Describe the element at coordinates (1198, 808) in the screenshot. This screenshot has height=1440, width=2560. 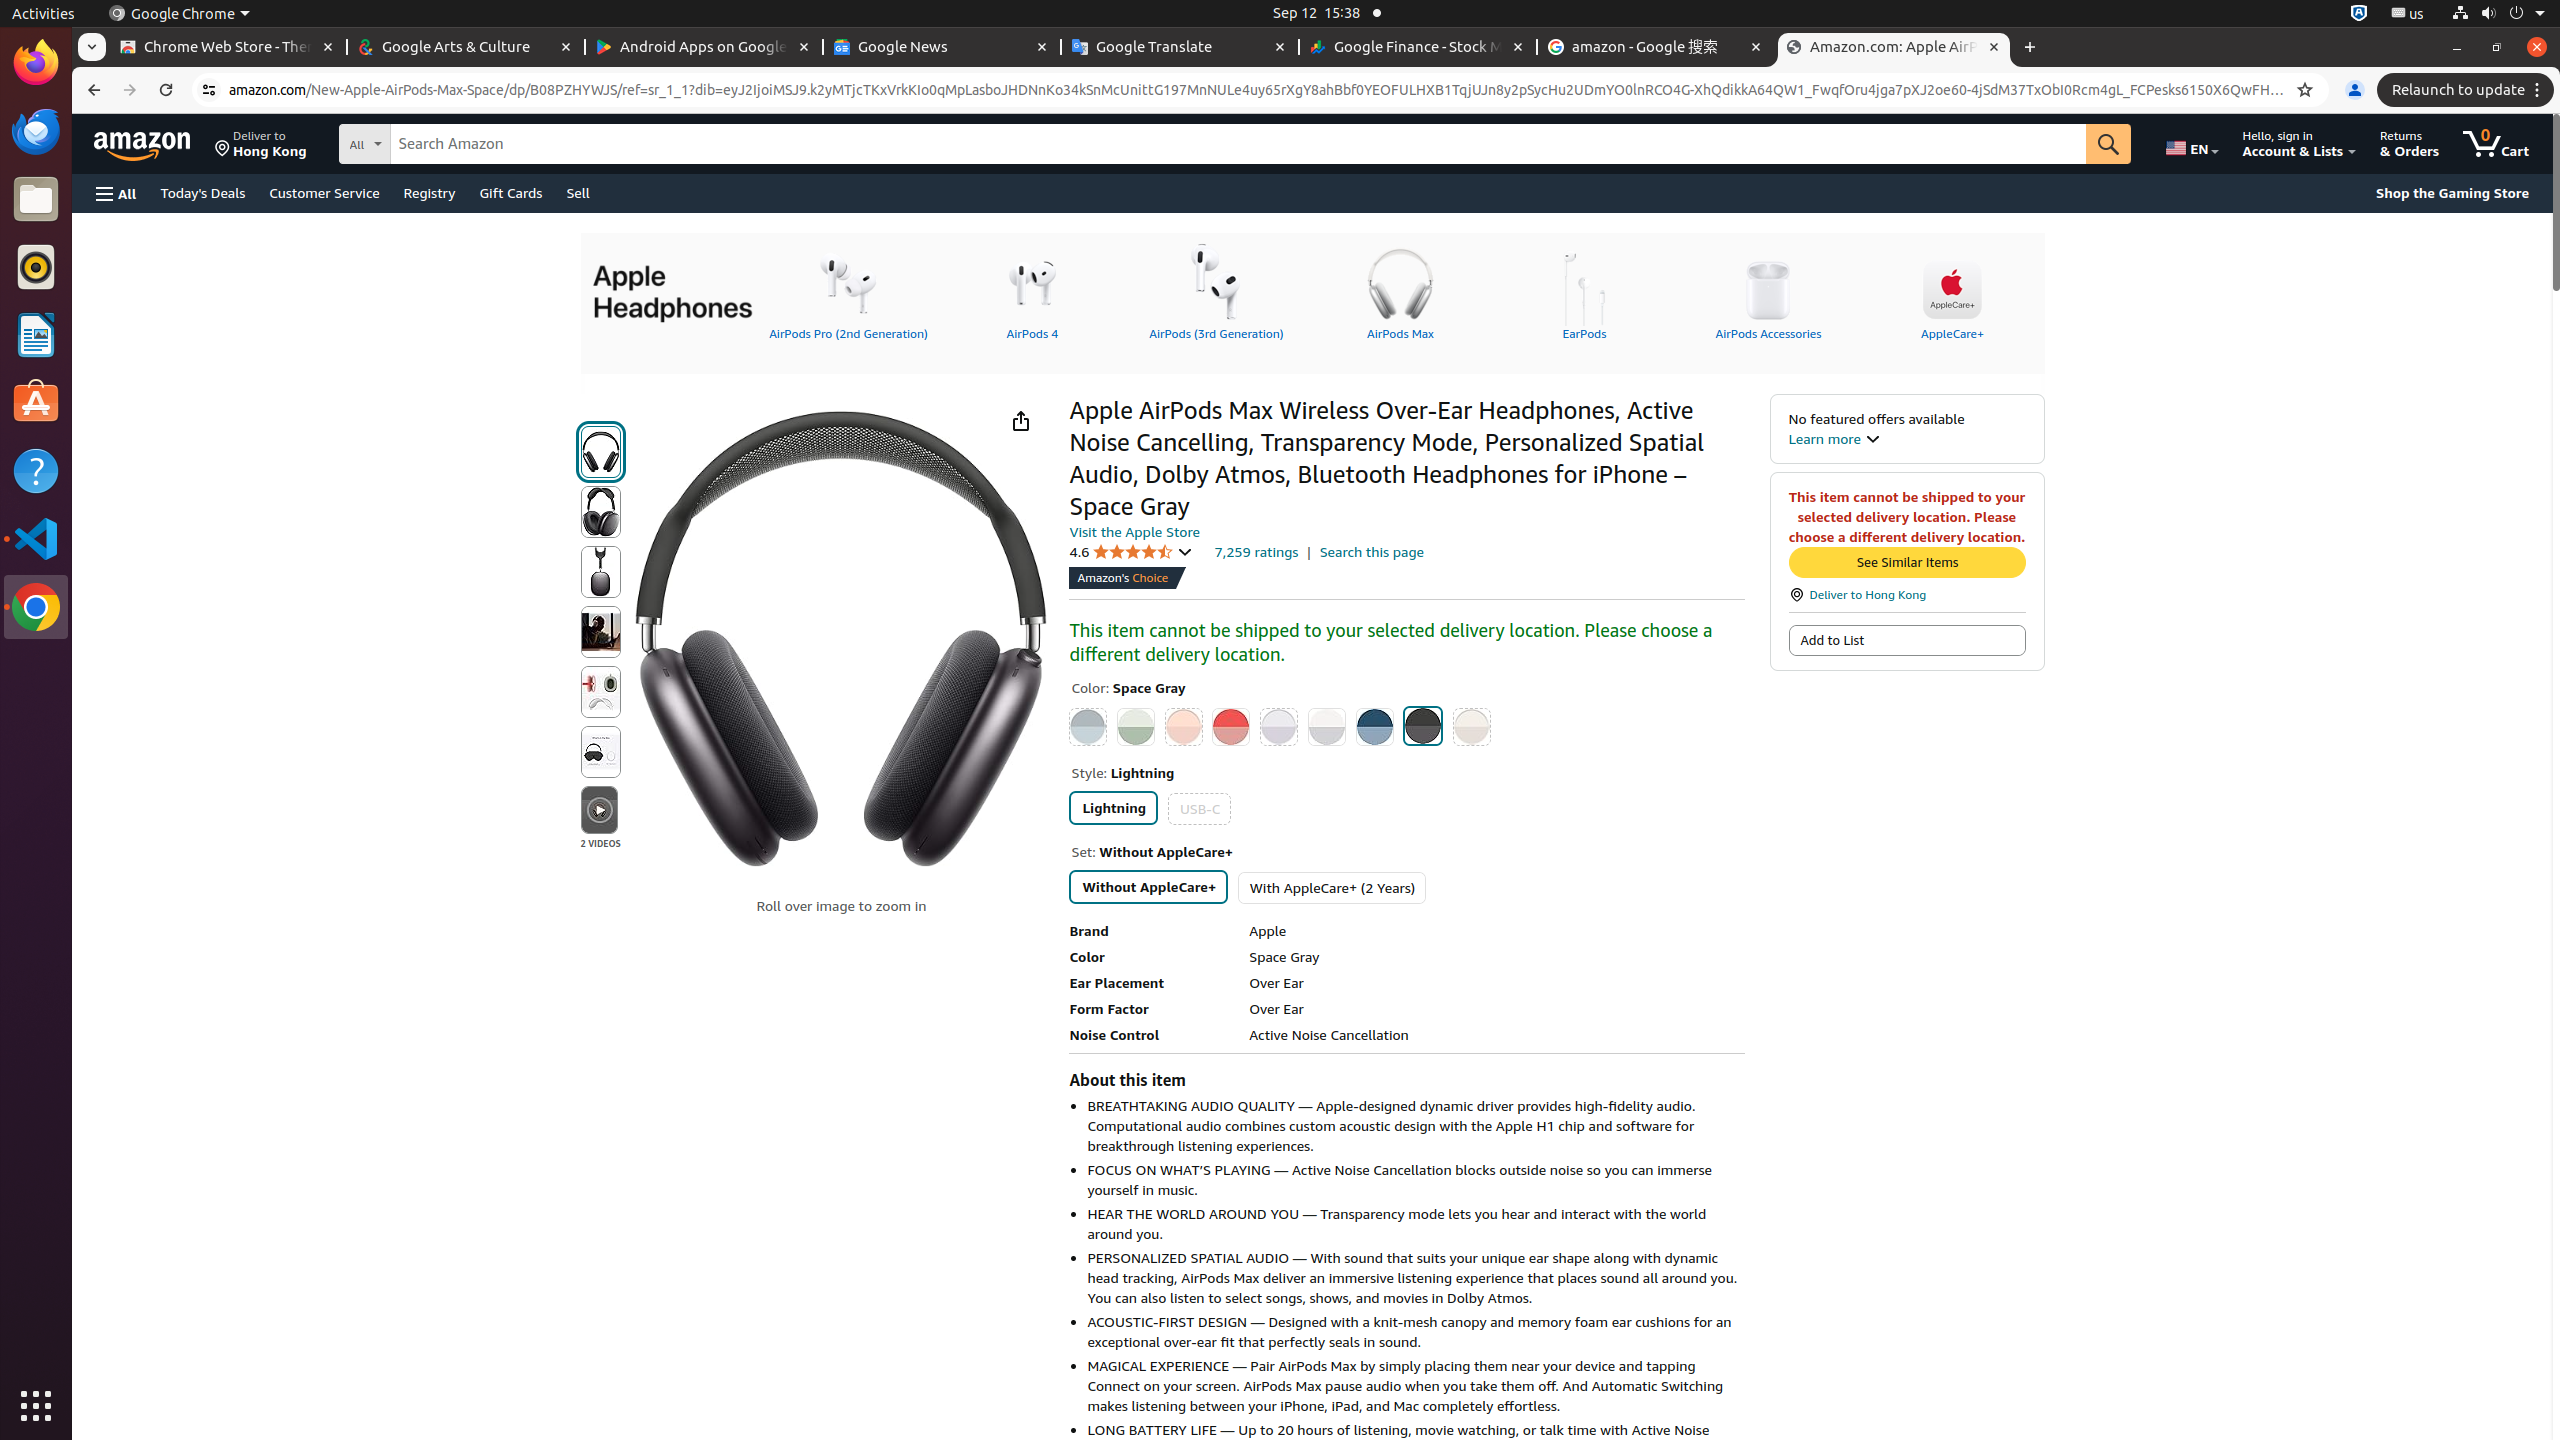
I see `'USB-C'` at that location.